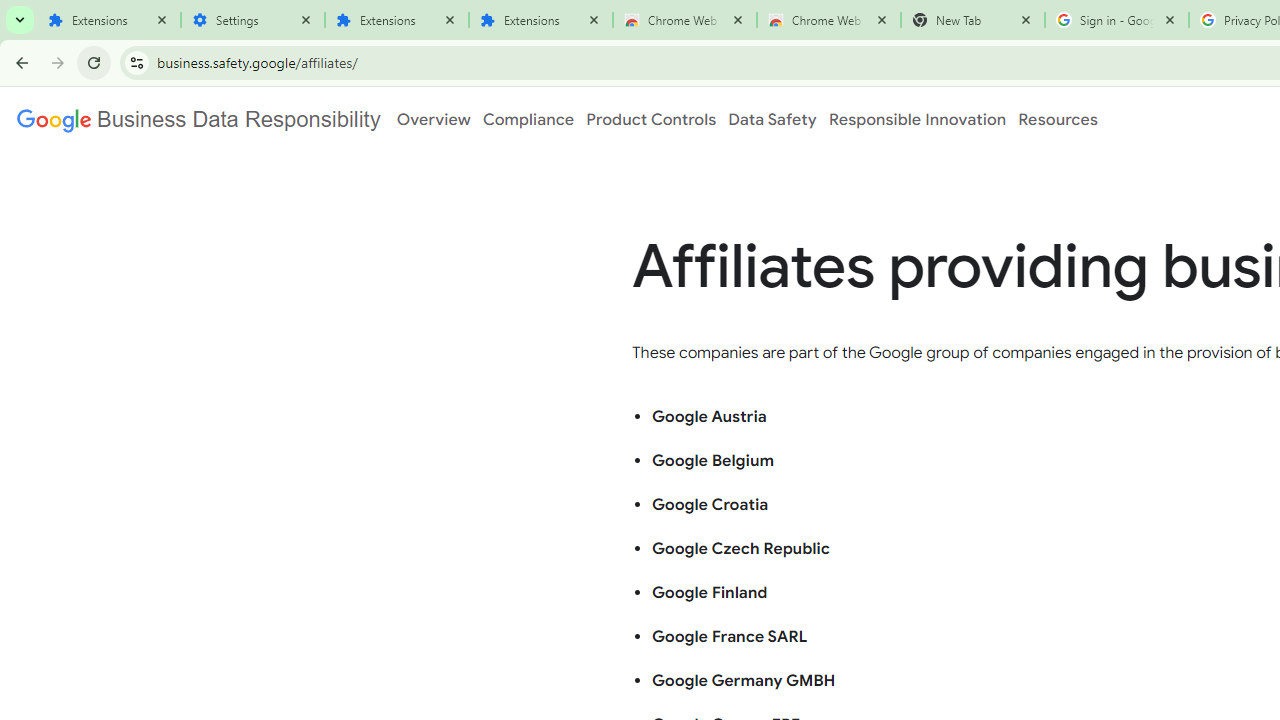 Image resolution: width=1280 pixels, height=720 pixels. I want to click on 'Extensions', so click(540, 20).